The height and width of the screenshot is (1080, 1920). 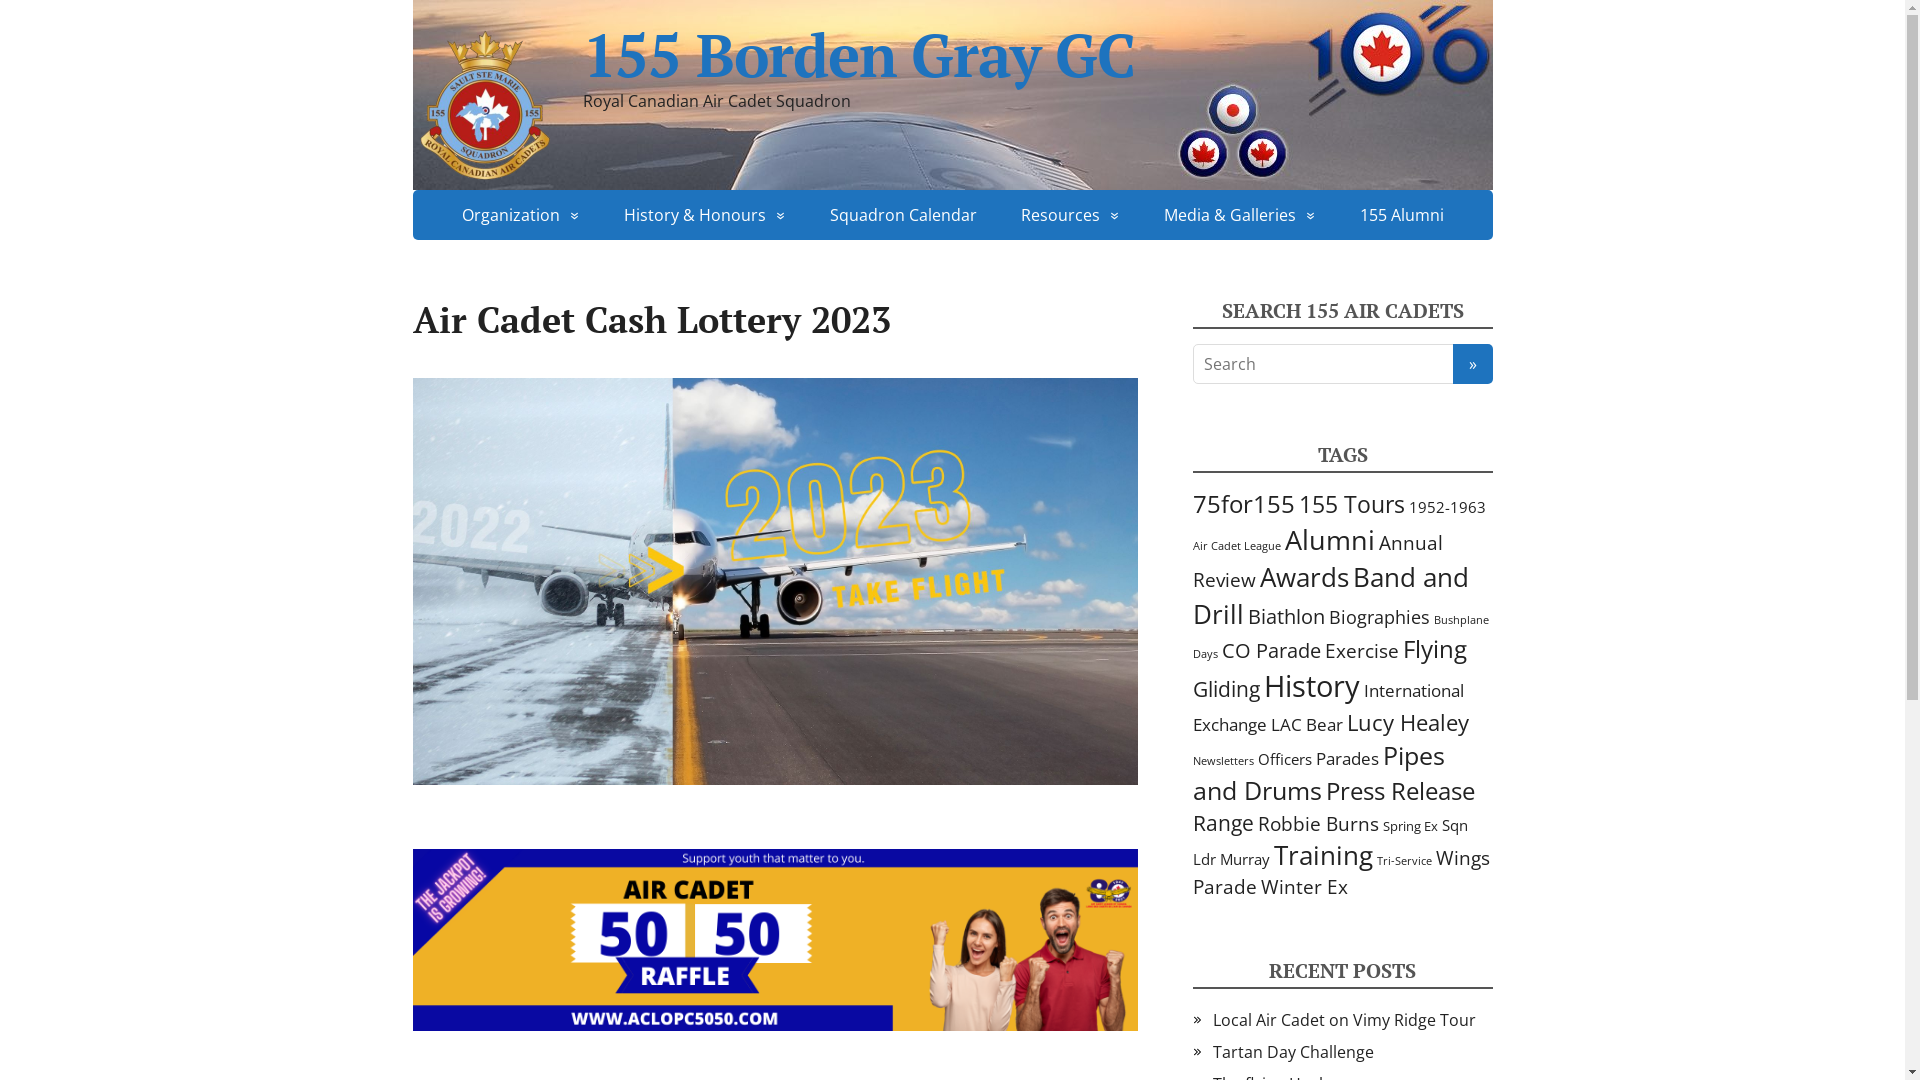 I want to click on 'International Exchange', so click(x=1327, y=706).